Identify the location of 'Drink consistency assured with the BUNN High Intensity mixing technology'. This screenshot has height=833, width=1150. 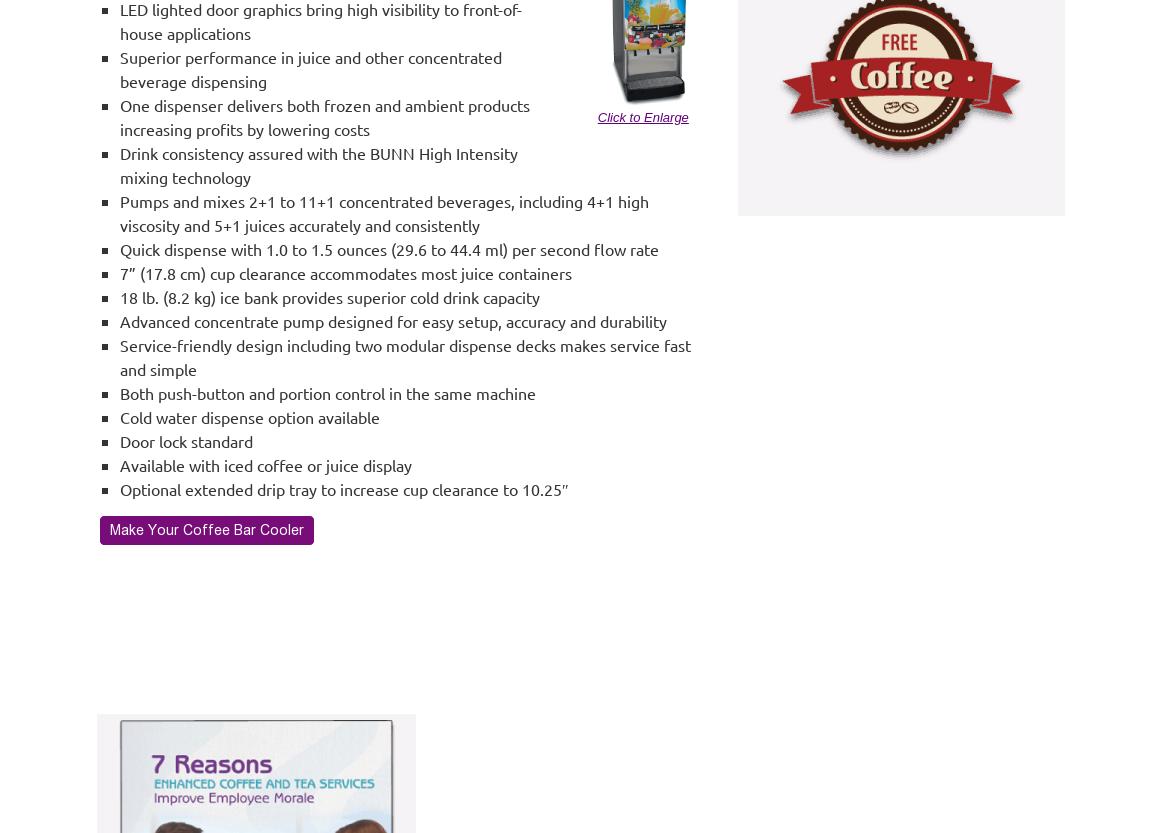
(319, 165).